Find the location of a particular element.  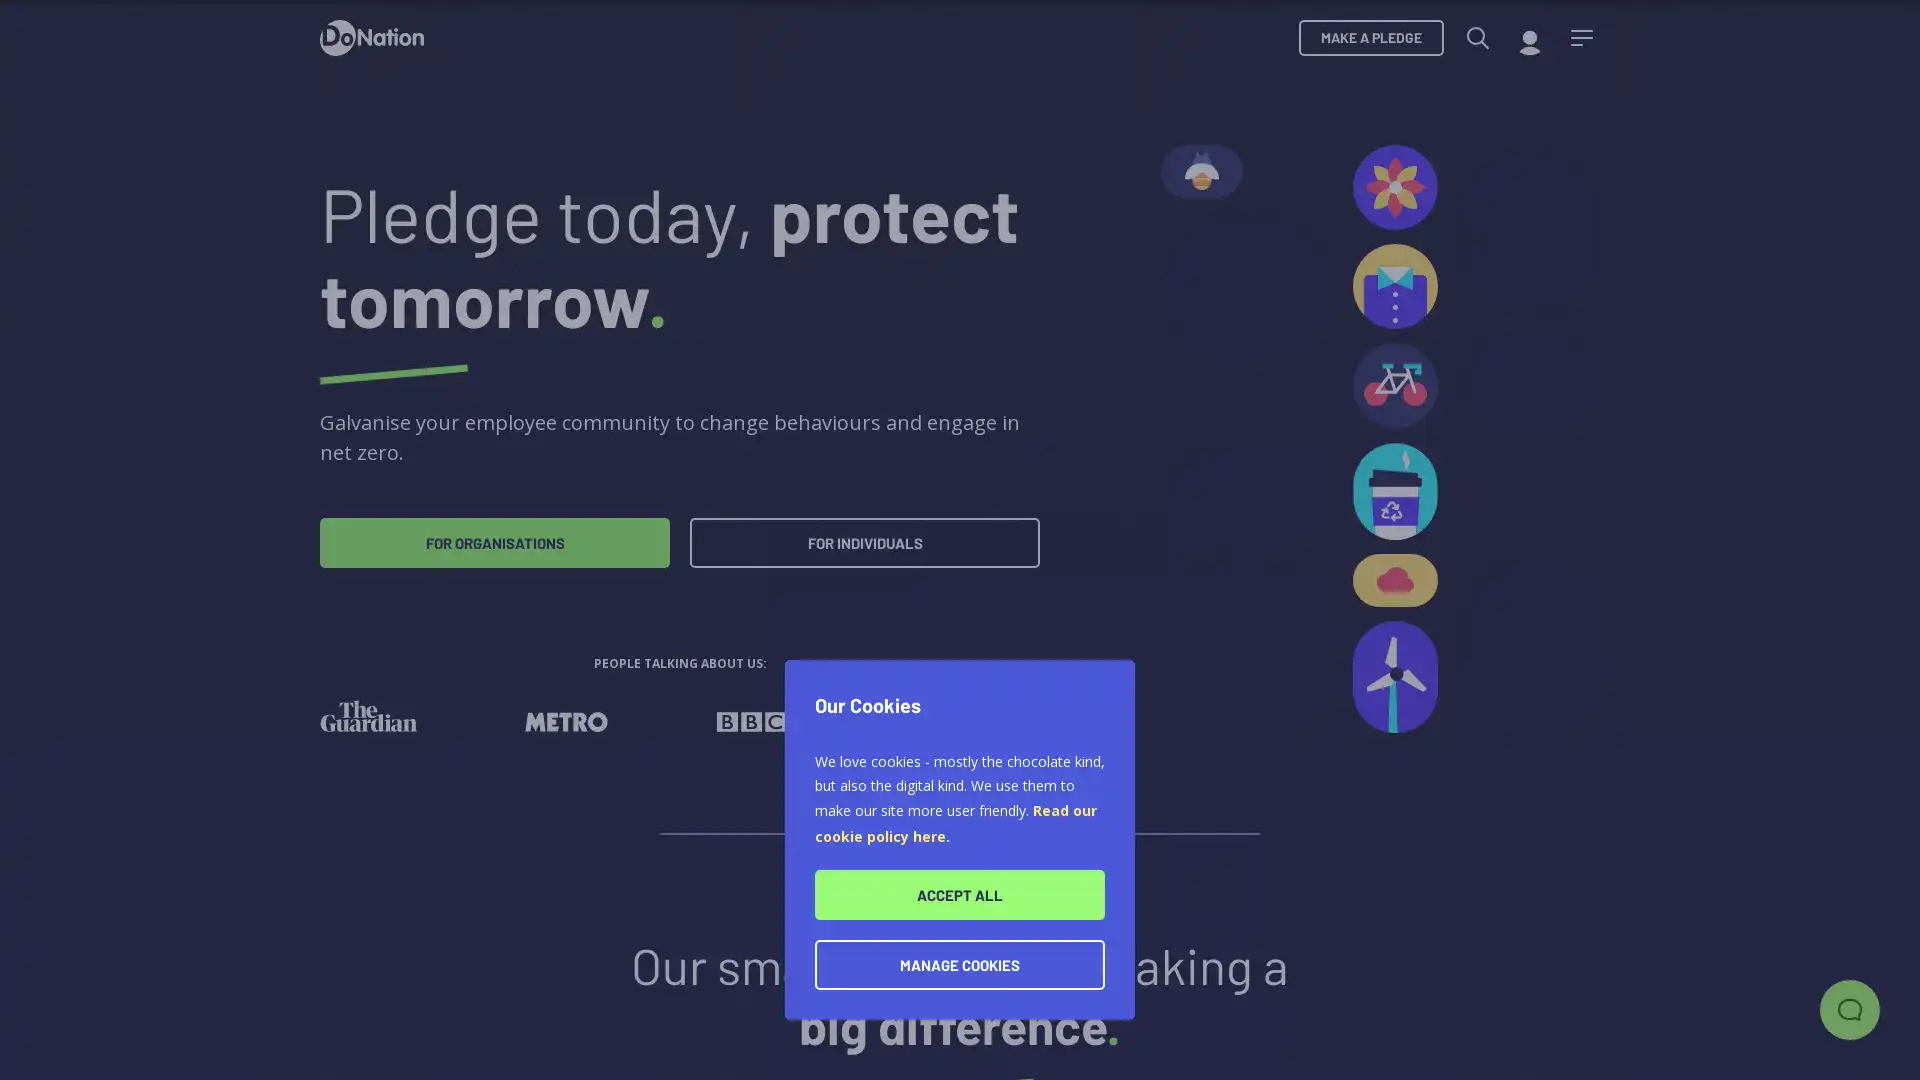

MANAGE COOKIES is located at coordinates (960, 963).